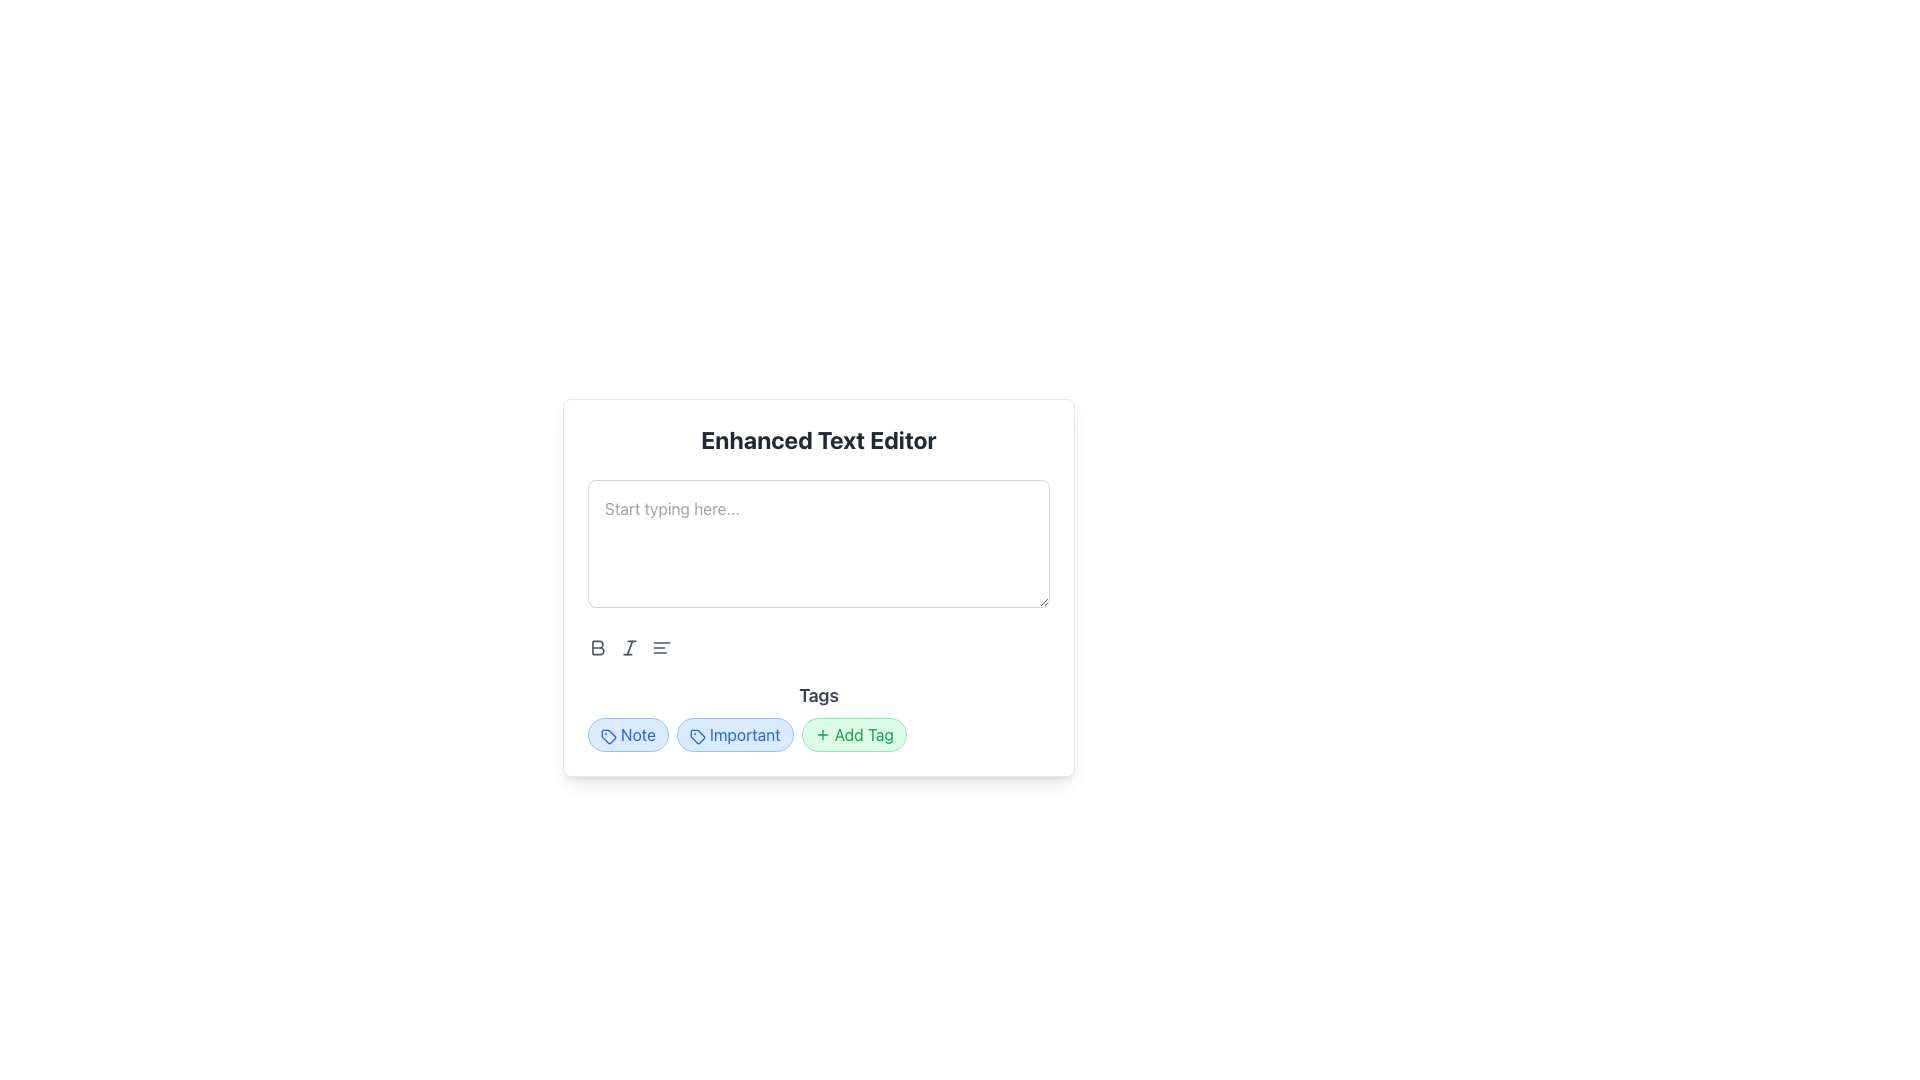 This screenshot has height=1080, width=1920. What do you see at coordinates (627, 735) in the screenshot?
I see `the first tag button that filters content related to the 'Note' category, located below the input editor and to the left of the 'Important' tag` at bounding box center [627, 735].